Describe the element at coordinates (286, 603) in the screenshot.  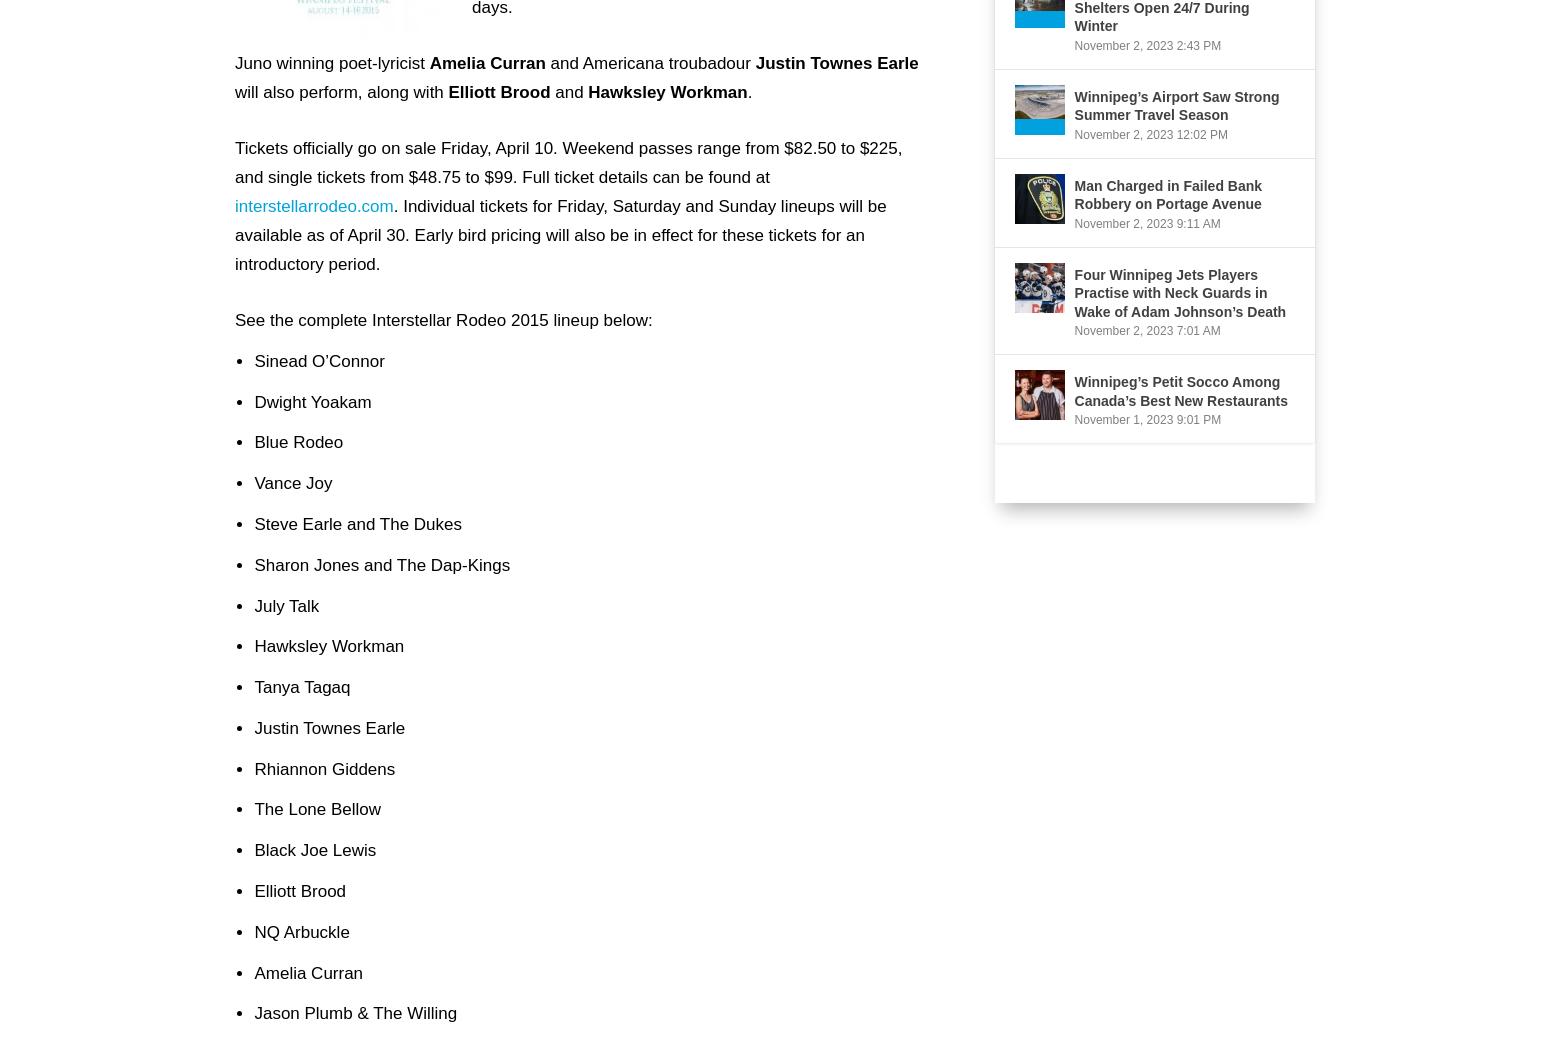
I see `'July Talk'` at that location.